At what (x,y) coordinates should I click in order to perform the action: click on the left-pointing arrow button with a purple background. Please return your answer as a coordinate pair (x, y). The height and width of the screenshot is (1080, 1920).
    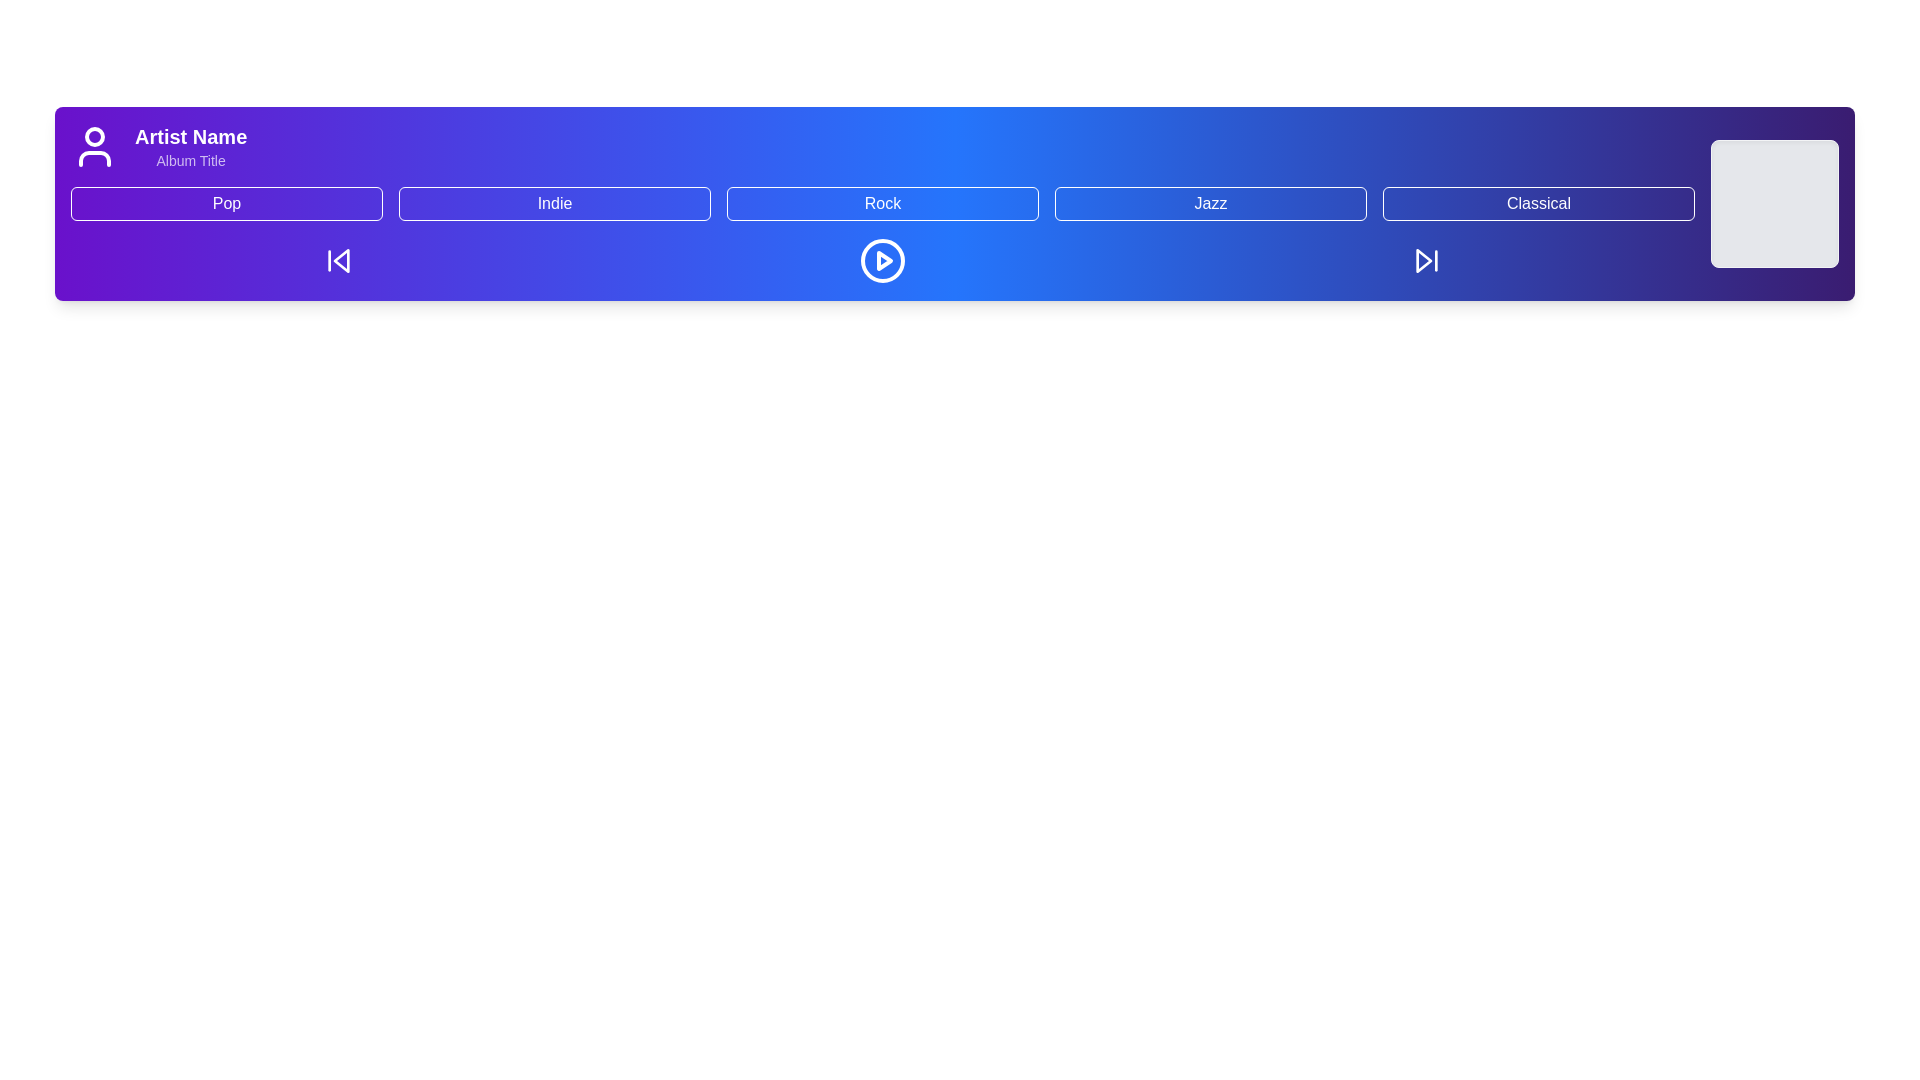
    Looking at the image, I should click on (339, 260).